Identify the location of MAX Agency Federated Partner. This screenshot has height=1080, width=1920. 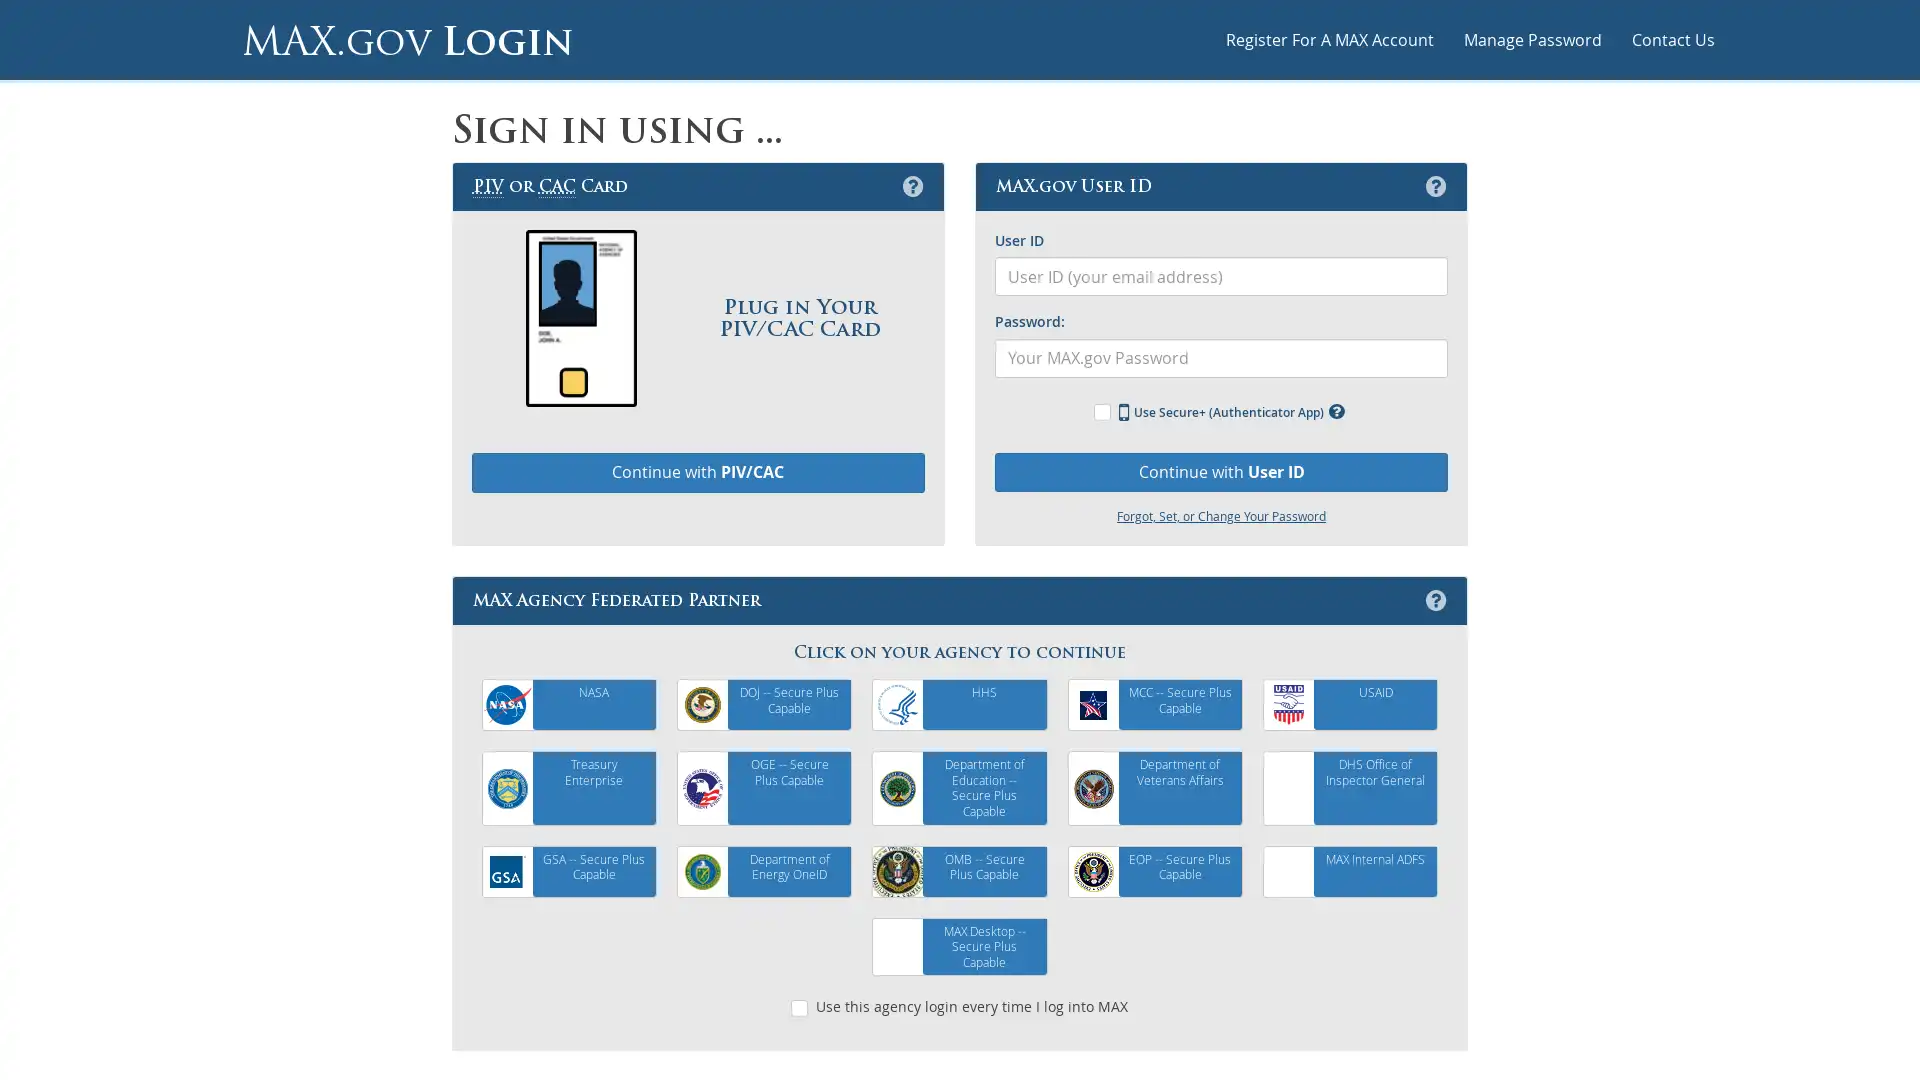
(1435, 599).